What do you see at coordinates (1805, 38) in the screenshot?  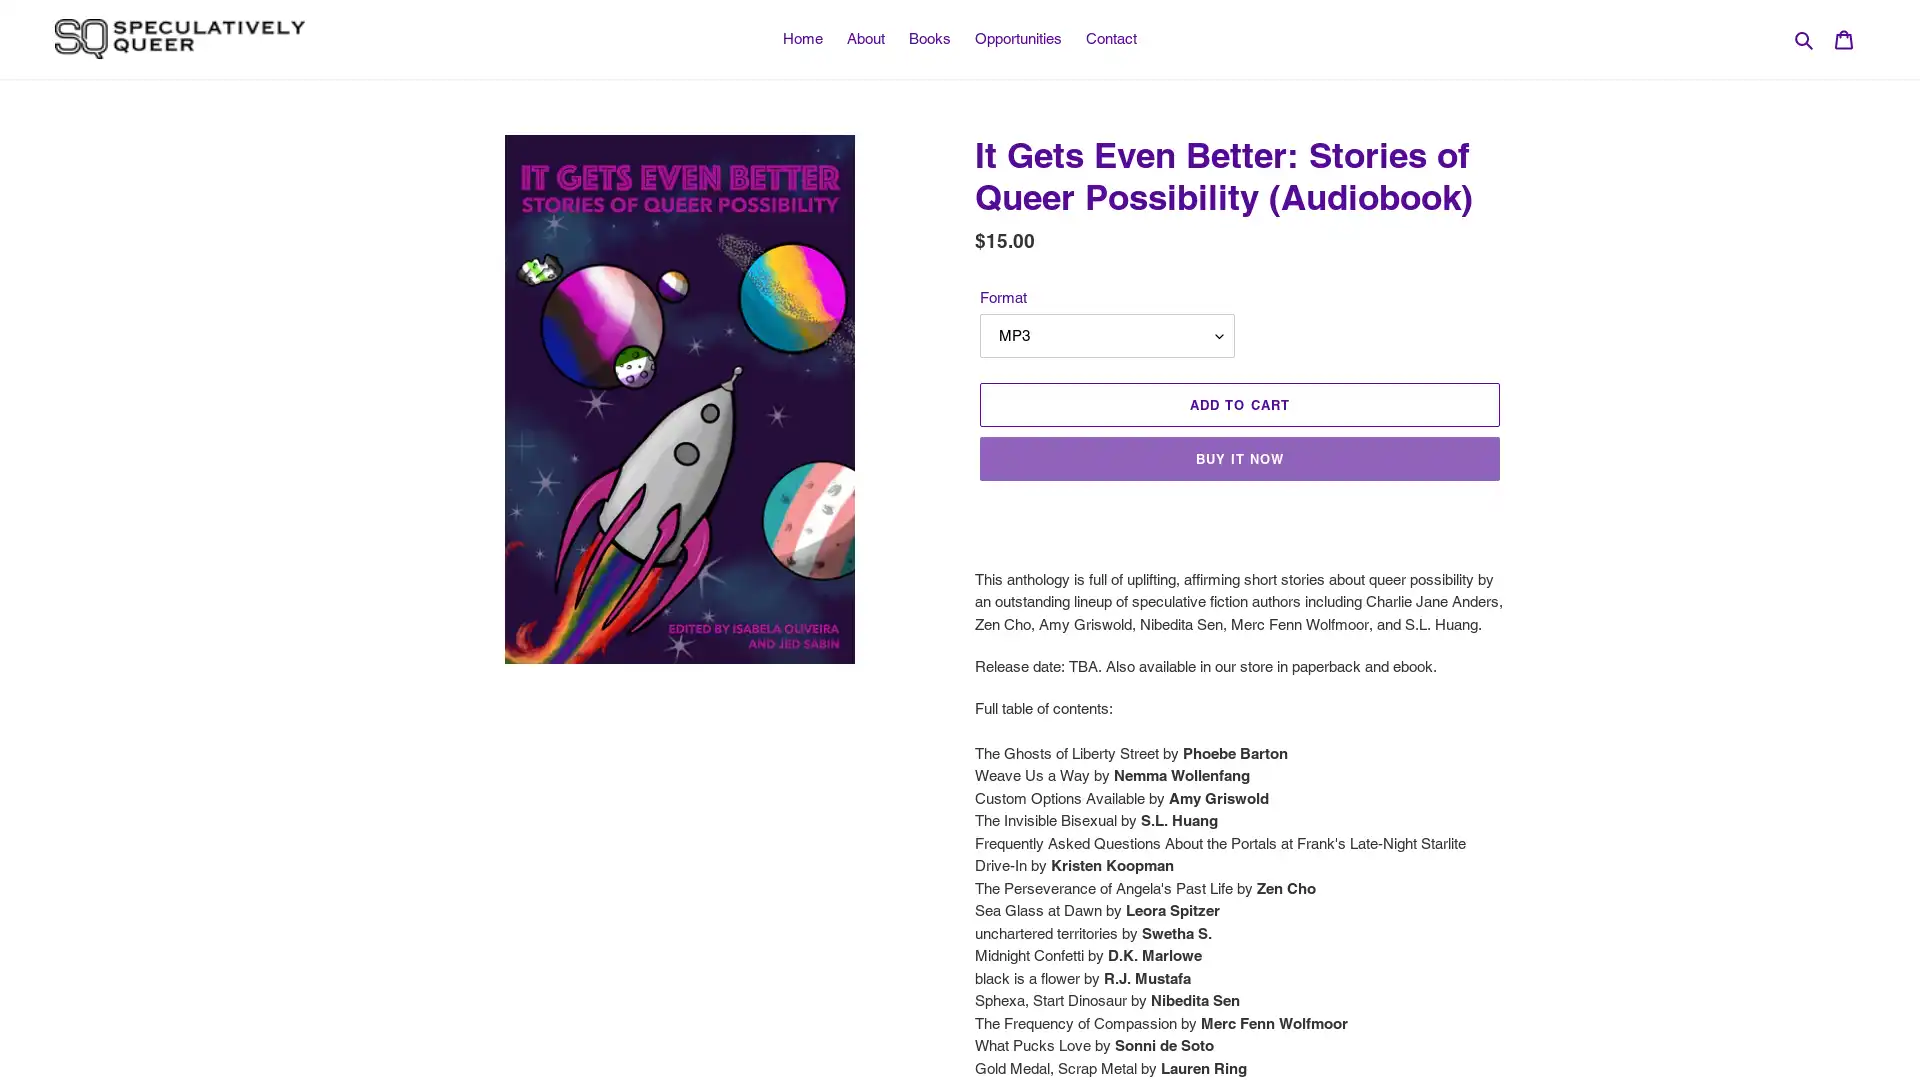 I see `Search` at bounding box center [1805, 38].